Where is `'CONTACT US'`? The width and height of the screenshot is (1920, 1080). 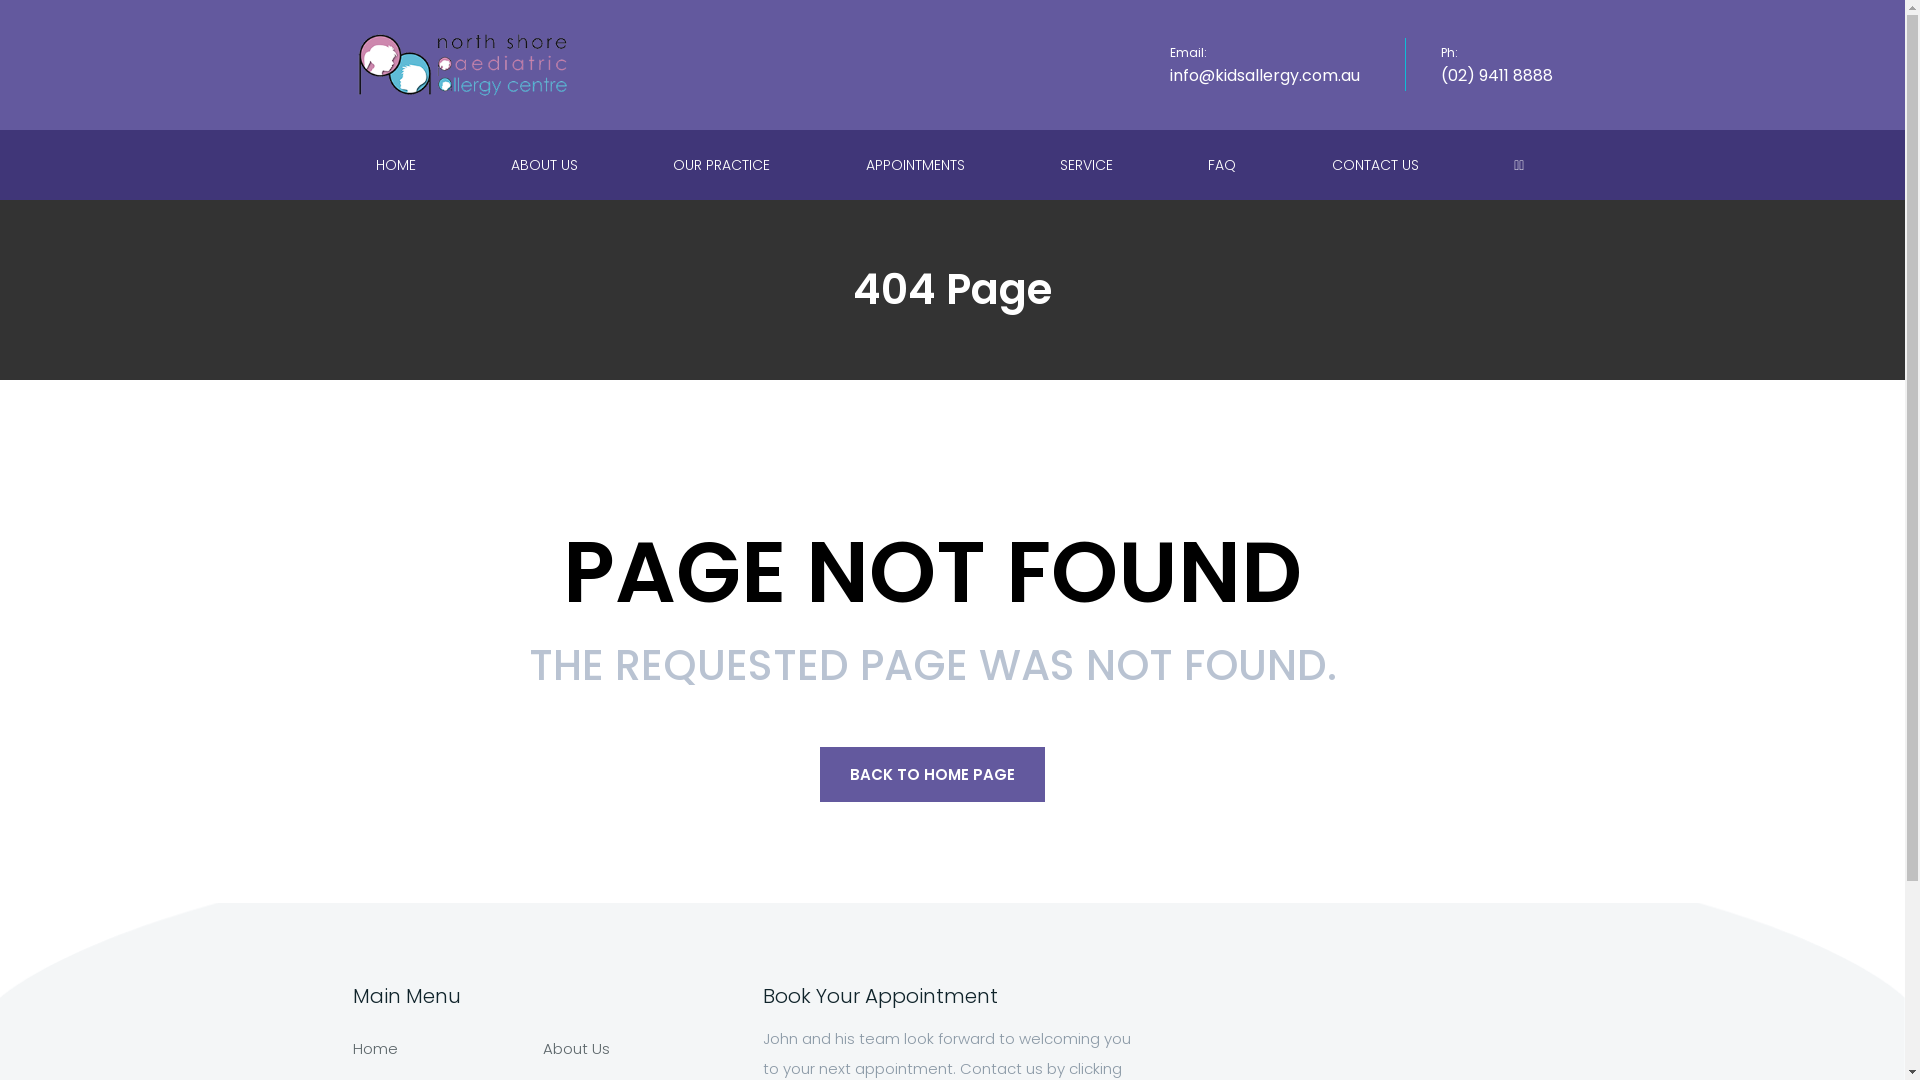 'CONTACT US' is located at coordinates (1376, 164).